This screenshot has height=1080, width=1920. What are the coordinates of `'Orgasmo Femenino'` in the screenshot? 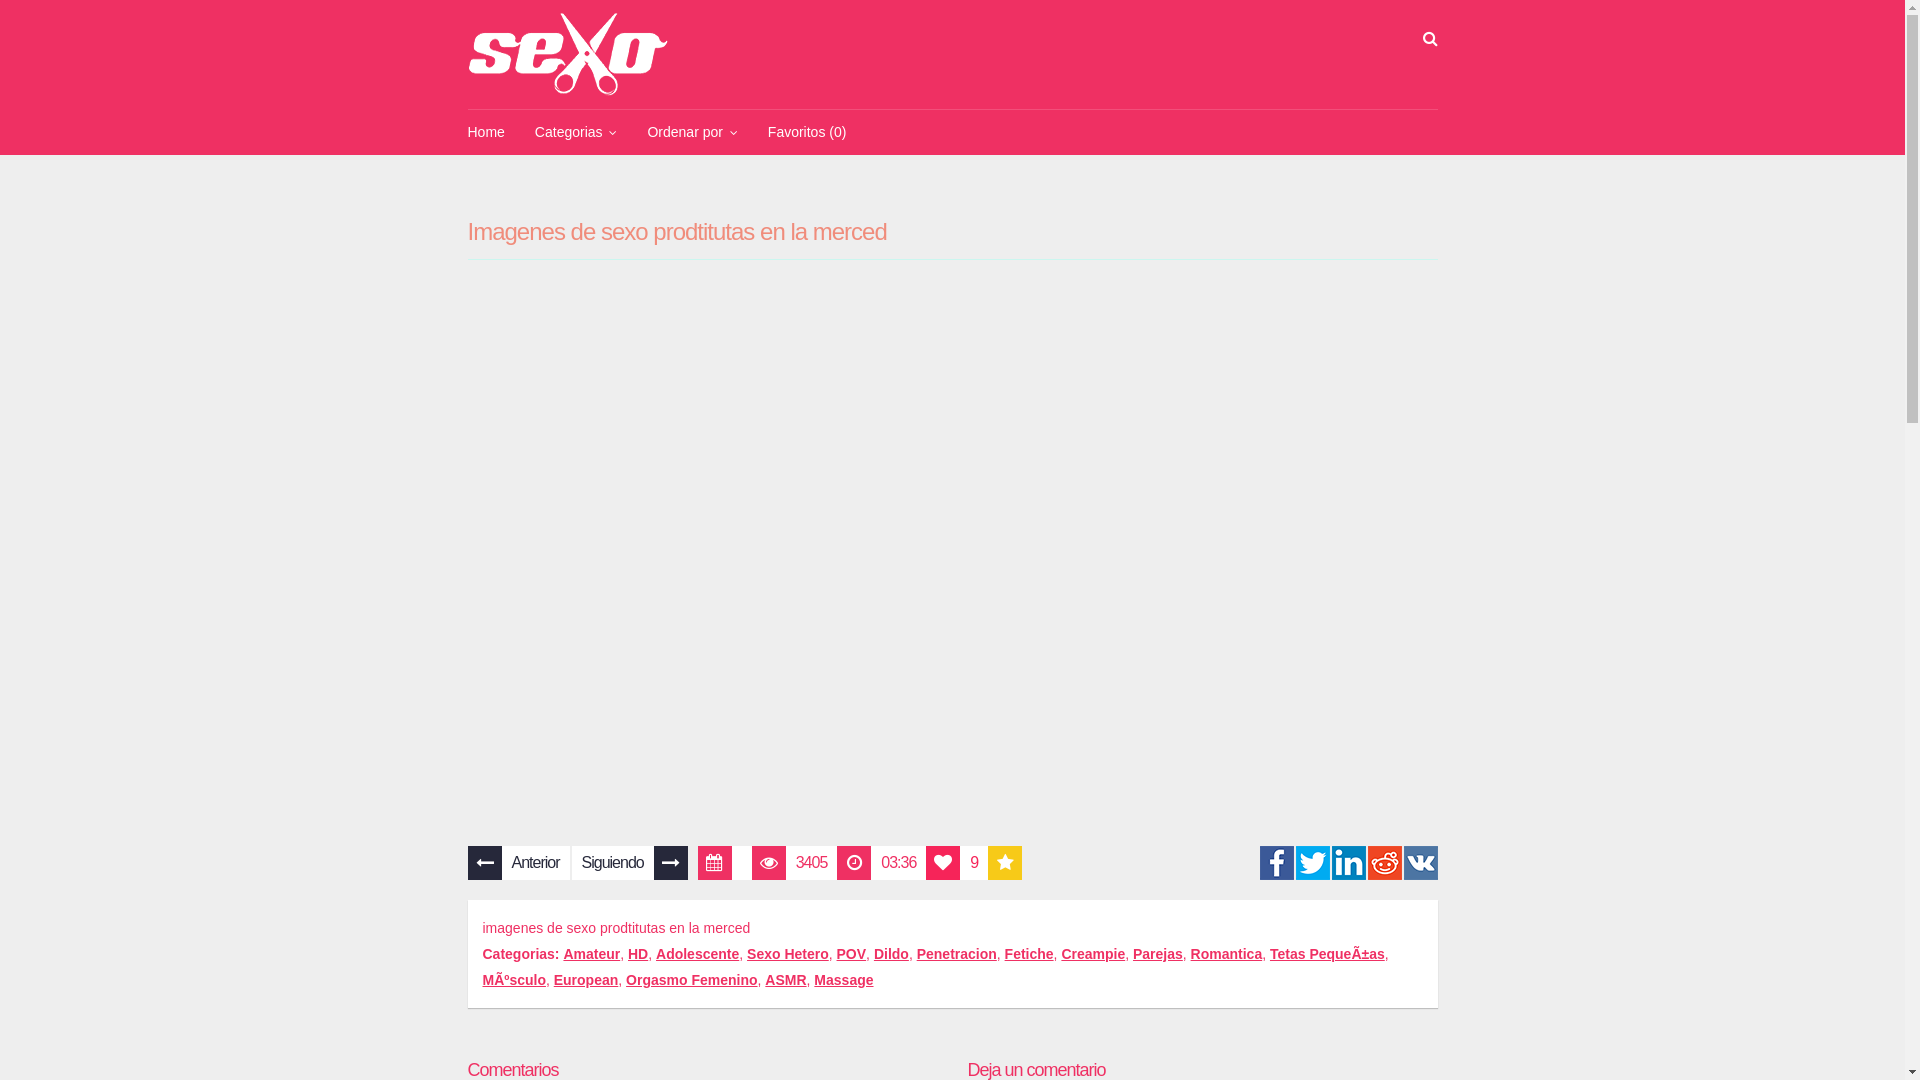 It's located at (624, 978).